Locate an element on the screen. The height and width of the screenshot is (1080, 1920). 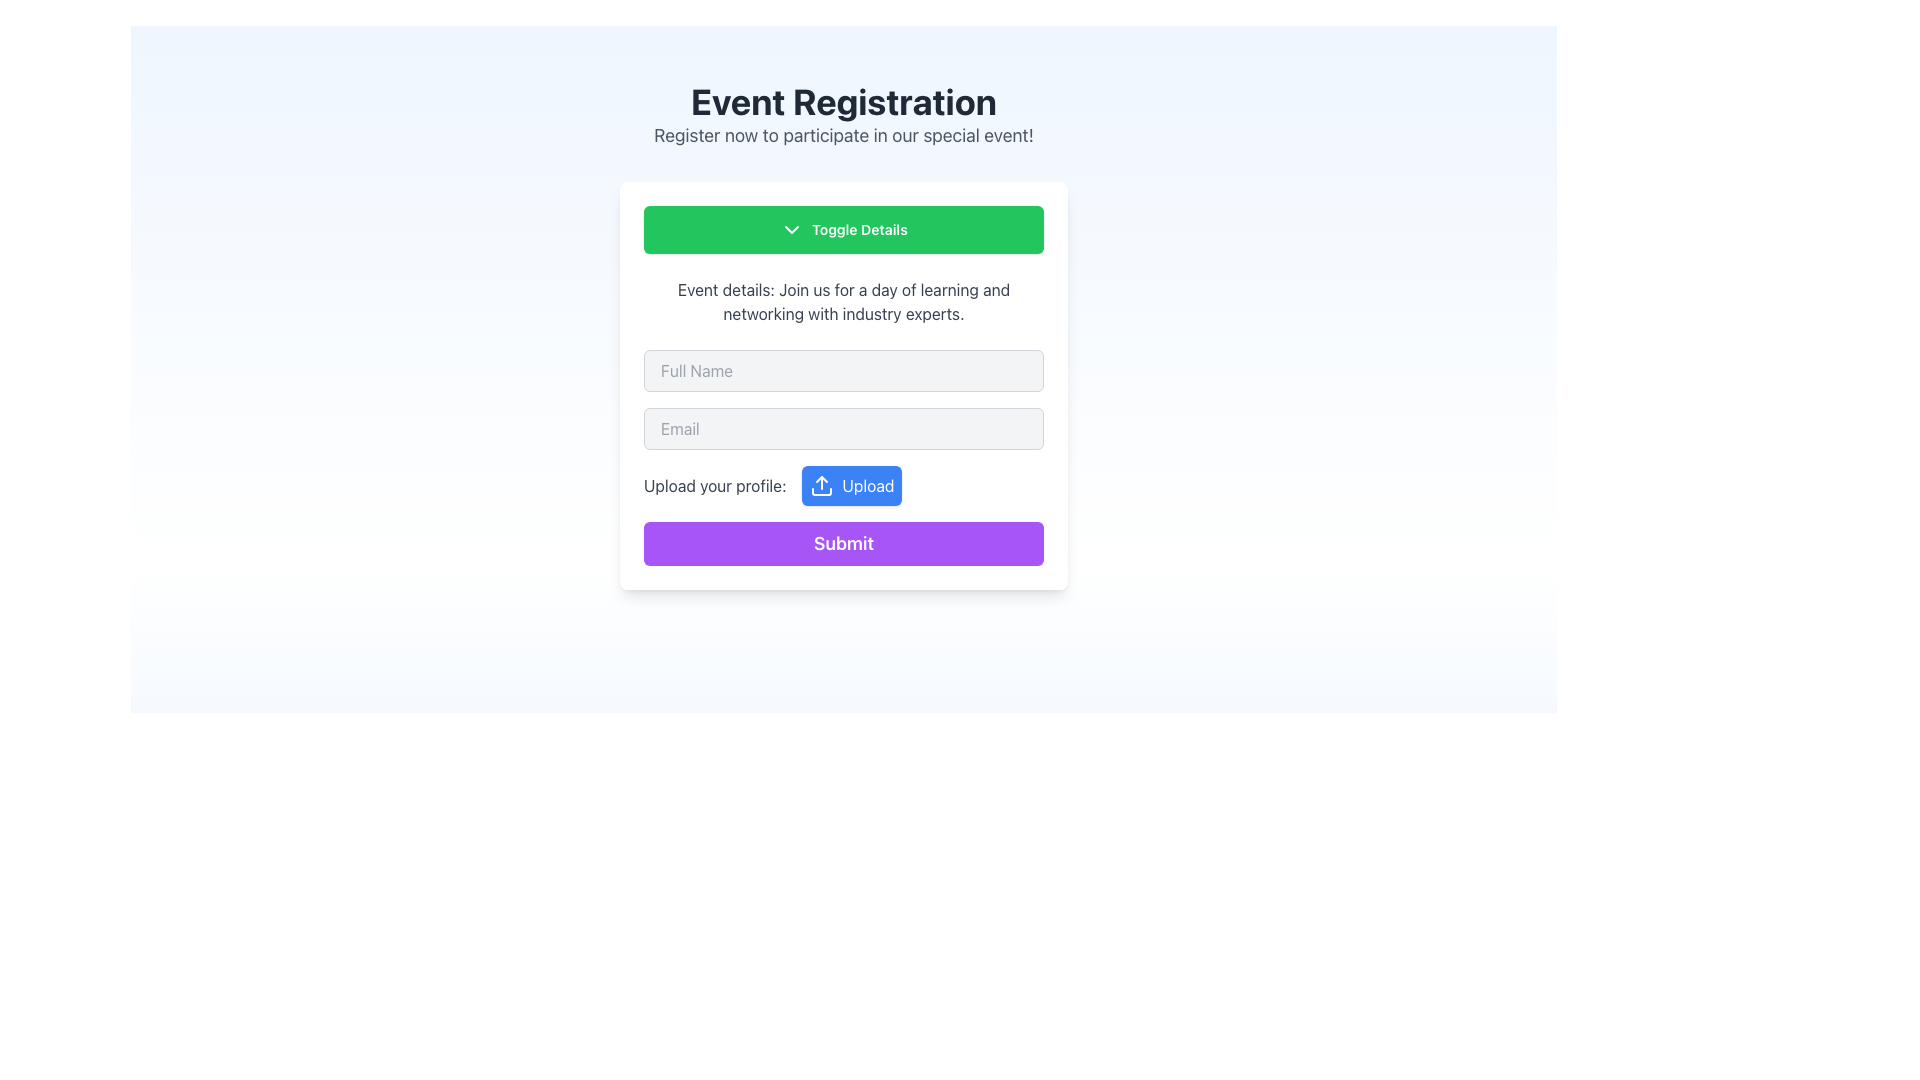
the 'Upload' button, which is blue and rounded, located to the right of the label 'Upload your profile:' is located at coordinates (844, 486).